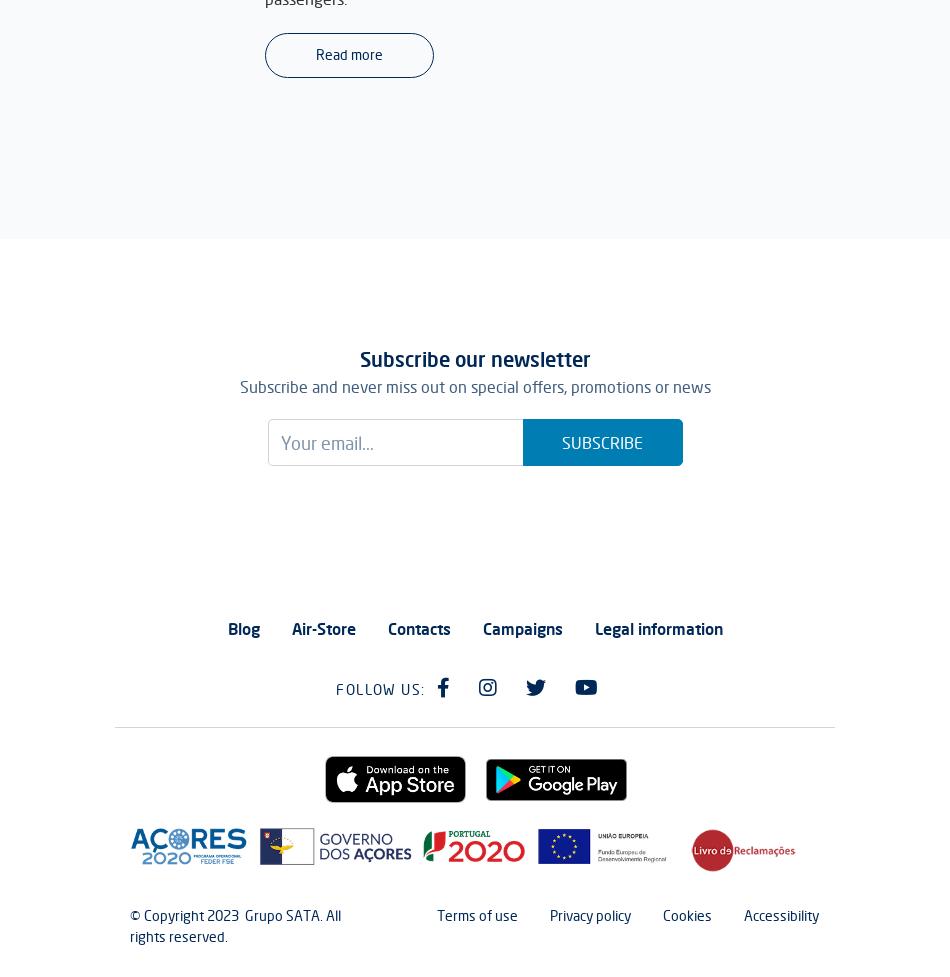 The image size is (950, 977). What do you see at coordinates (473, 359) in the screenshot?
I see `'Subscribe our newsletter'` at bounding box center [473, 359].